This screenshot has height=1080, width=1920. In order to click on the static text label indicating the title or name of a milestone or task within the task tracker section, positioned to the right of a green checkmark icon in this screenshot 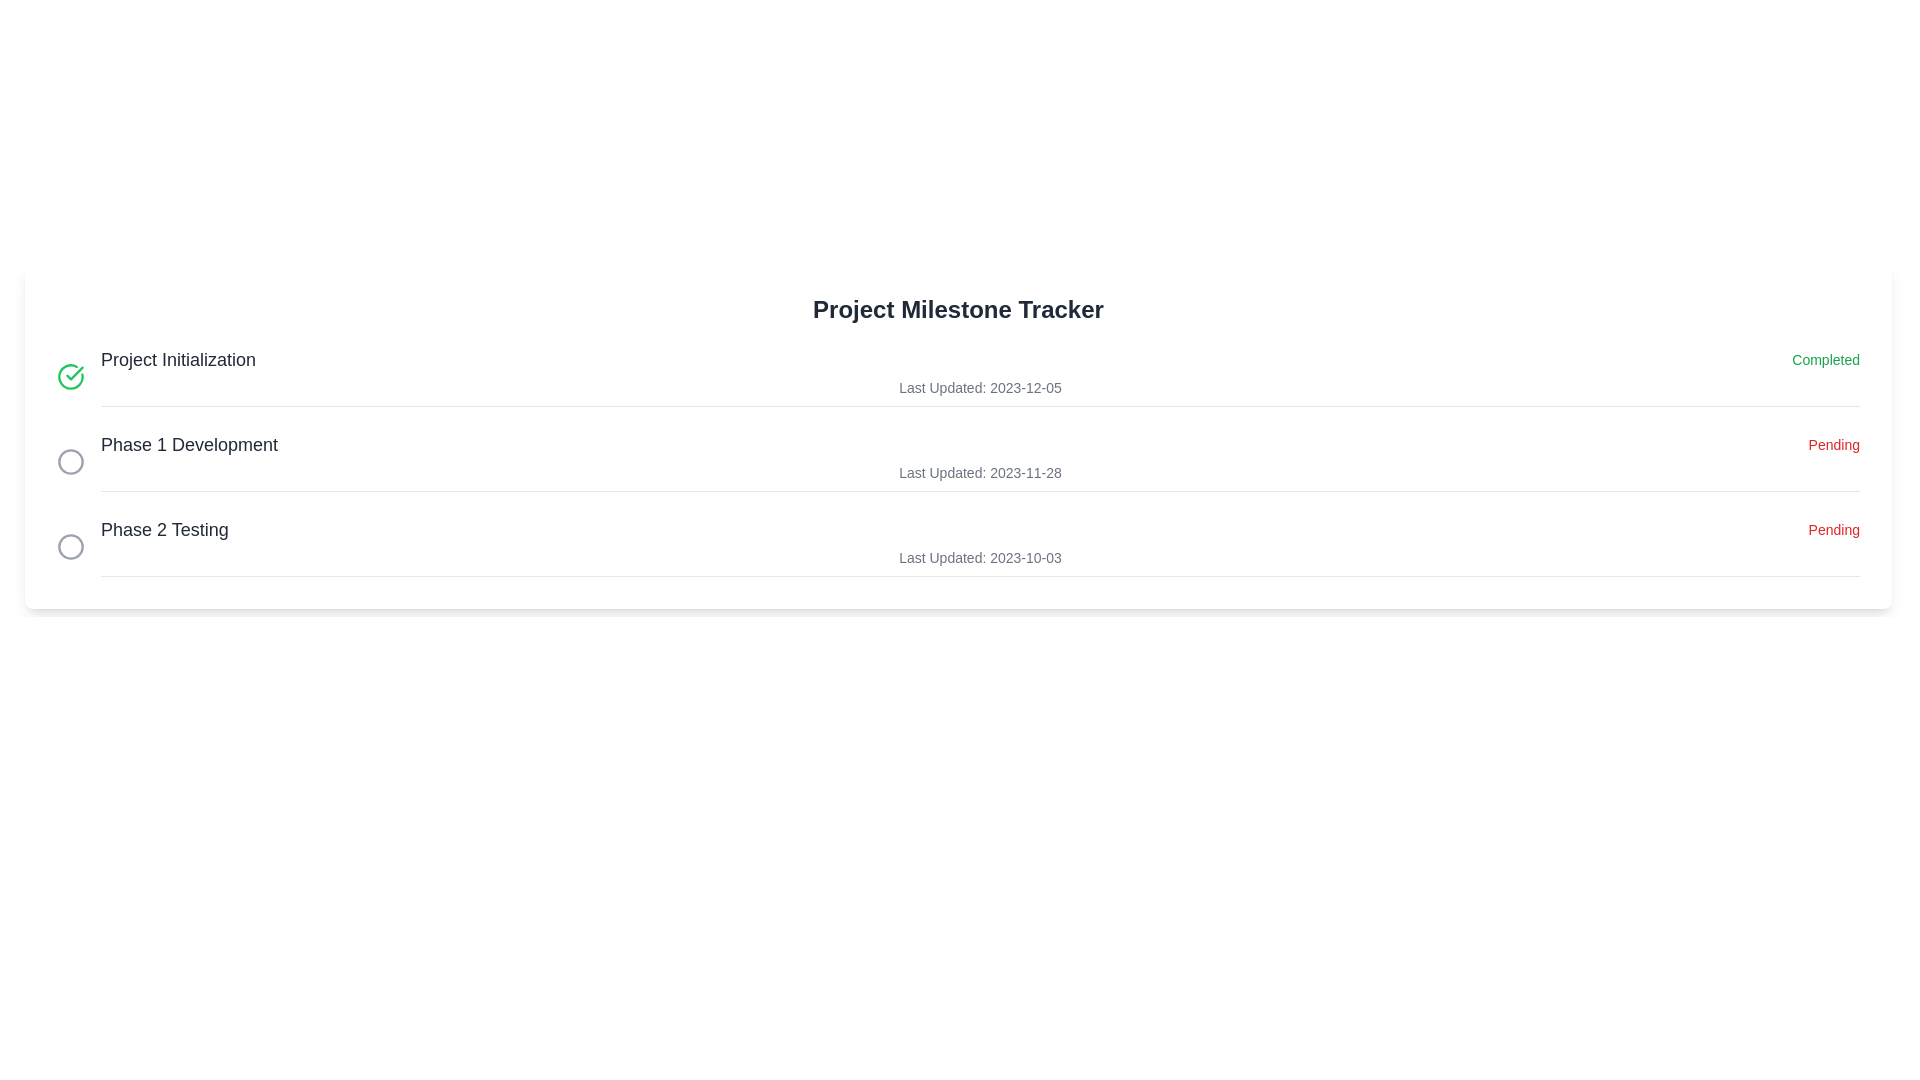, I will do `click(178, 358)`.